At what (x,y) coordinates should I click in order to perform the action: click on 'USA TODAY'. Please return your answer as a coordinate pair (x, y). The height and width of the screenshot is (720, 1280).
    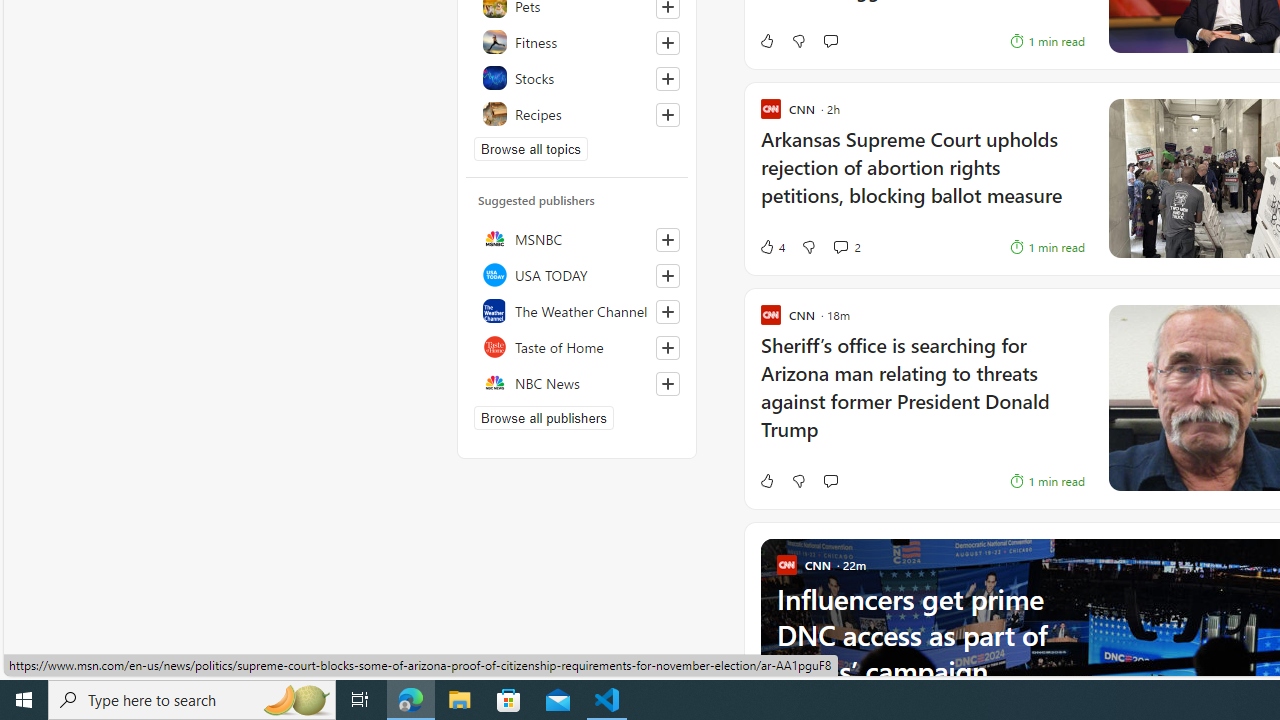
    Looking at the image, I should click on (576, 275).